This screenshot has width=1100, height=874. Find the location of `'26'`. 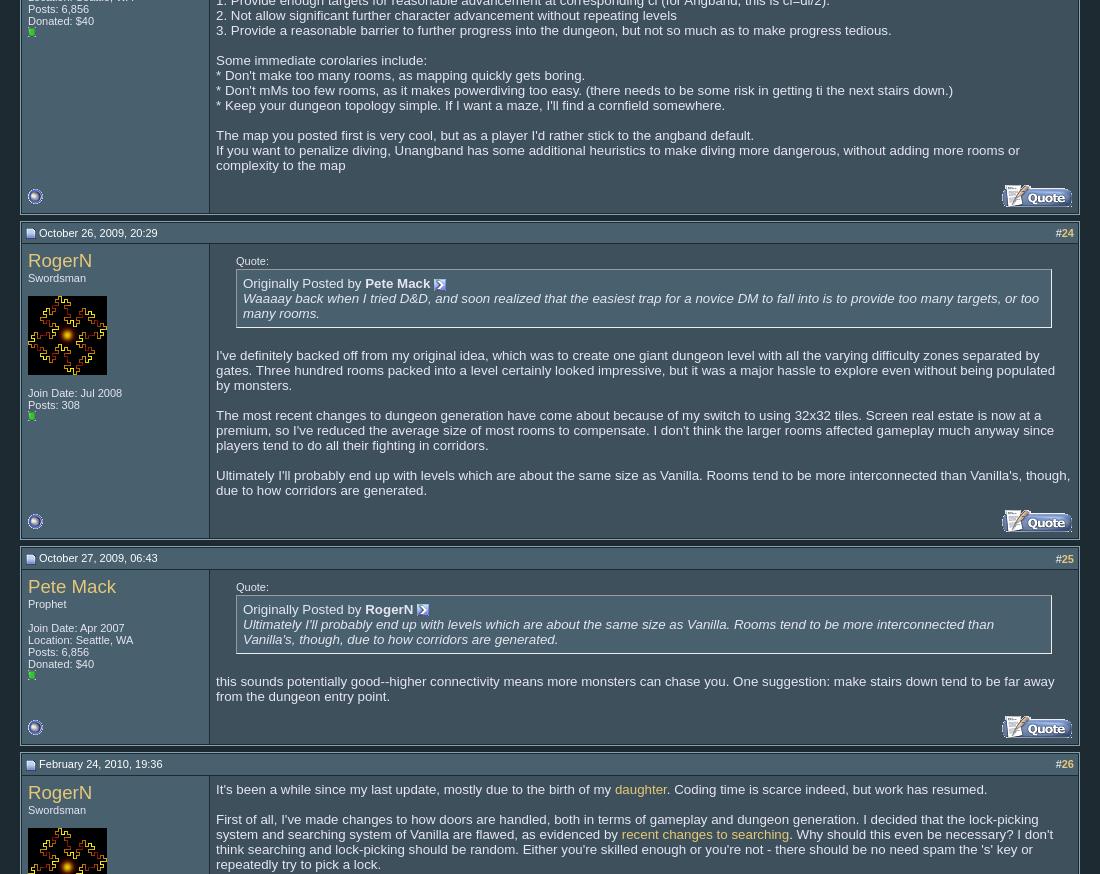

'26' is located at coordinates (1067, 762).